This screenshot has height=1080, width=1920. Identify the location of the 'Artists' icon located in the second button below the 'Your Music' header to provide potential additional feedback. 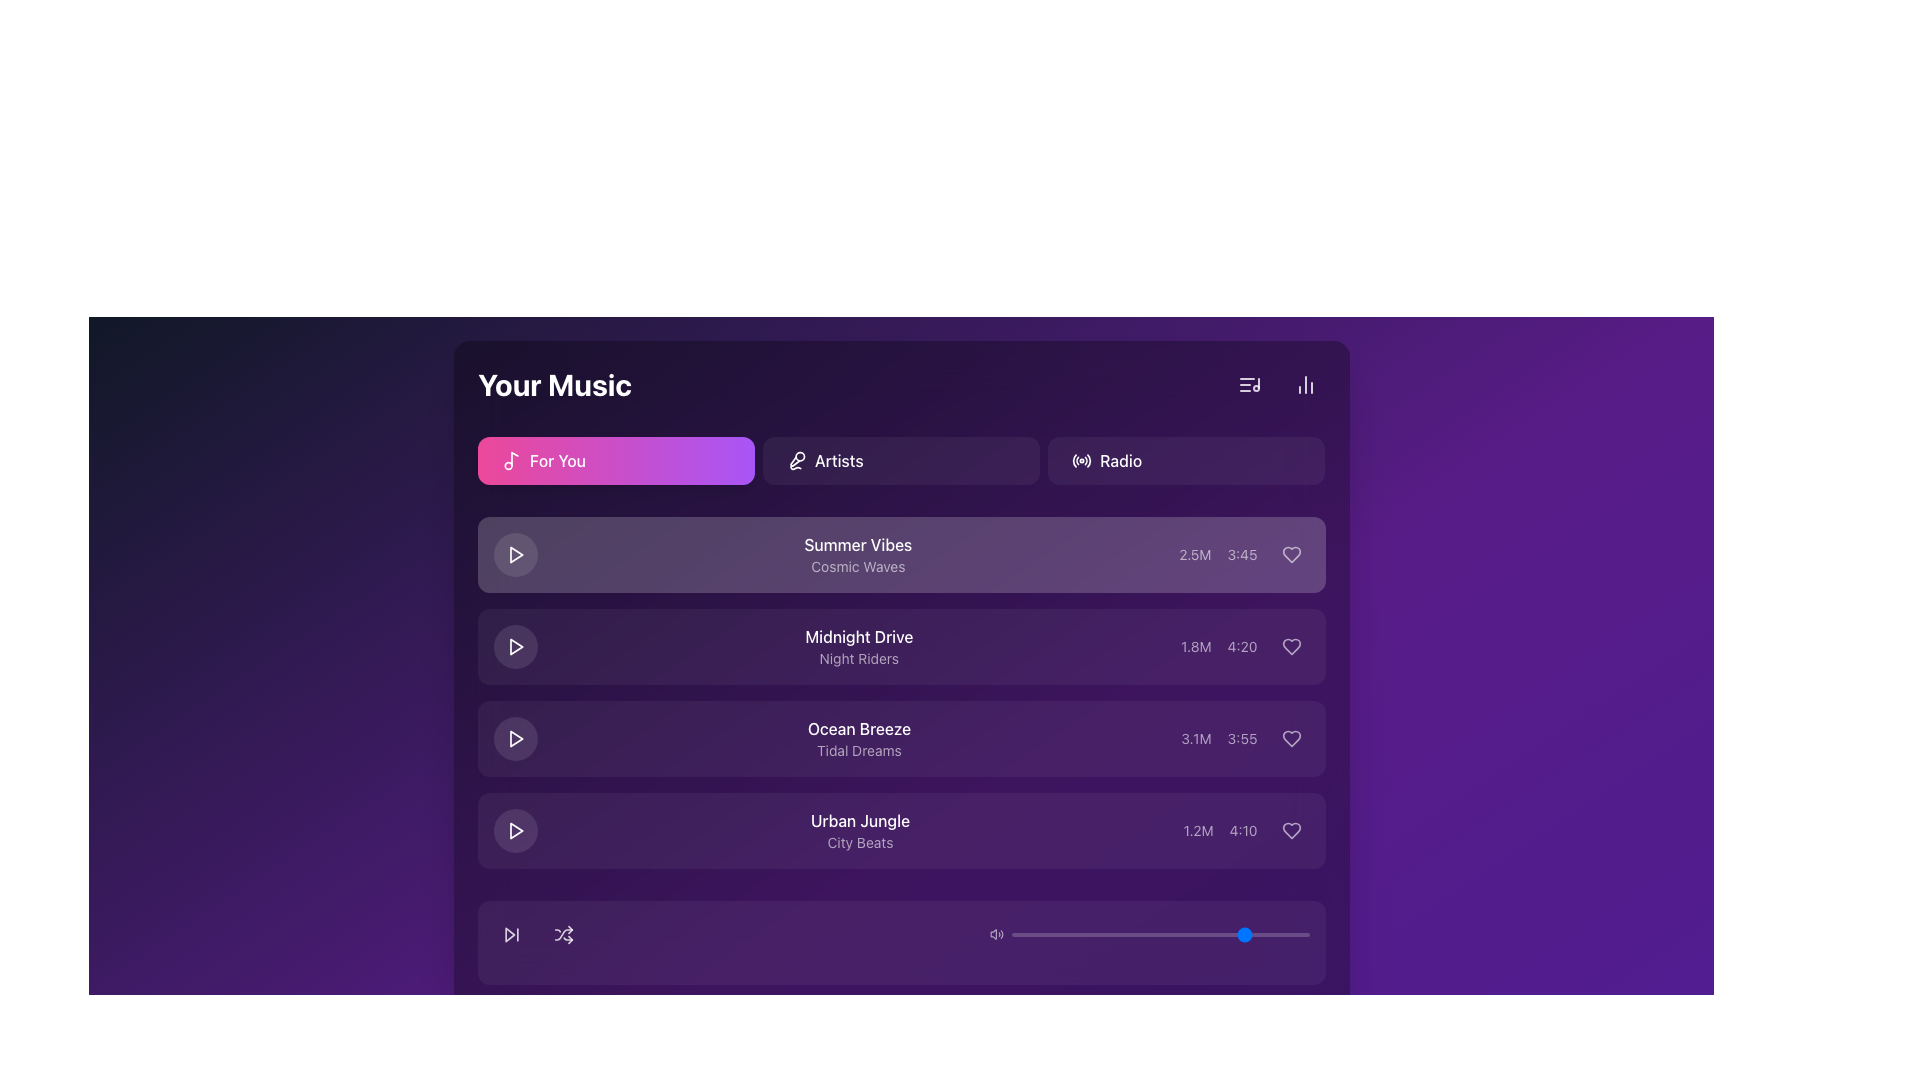
(795, 461).